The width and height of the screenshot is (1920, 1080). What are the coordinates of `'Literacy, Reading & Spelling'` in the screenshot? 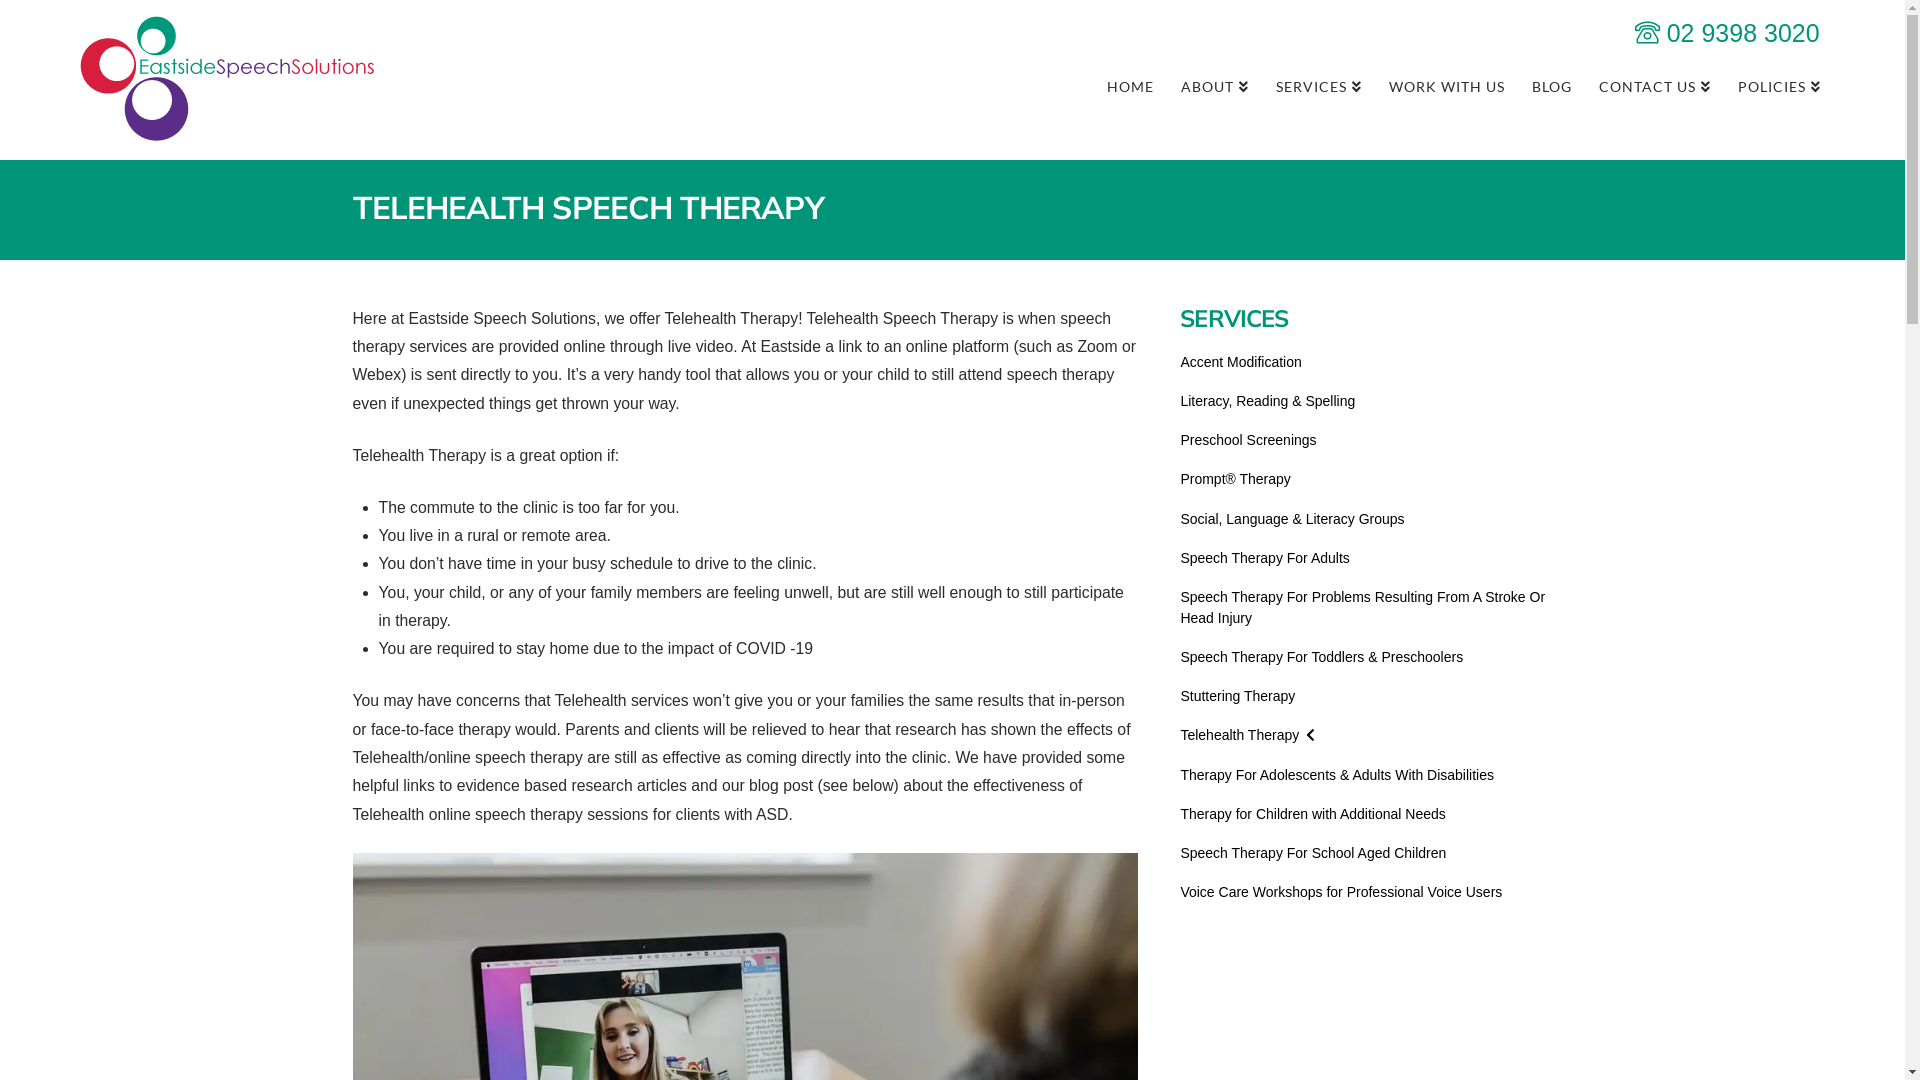 It's located at (1266, 401).